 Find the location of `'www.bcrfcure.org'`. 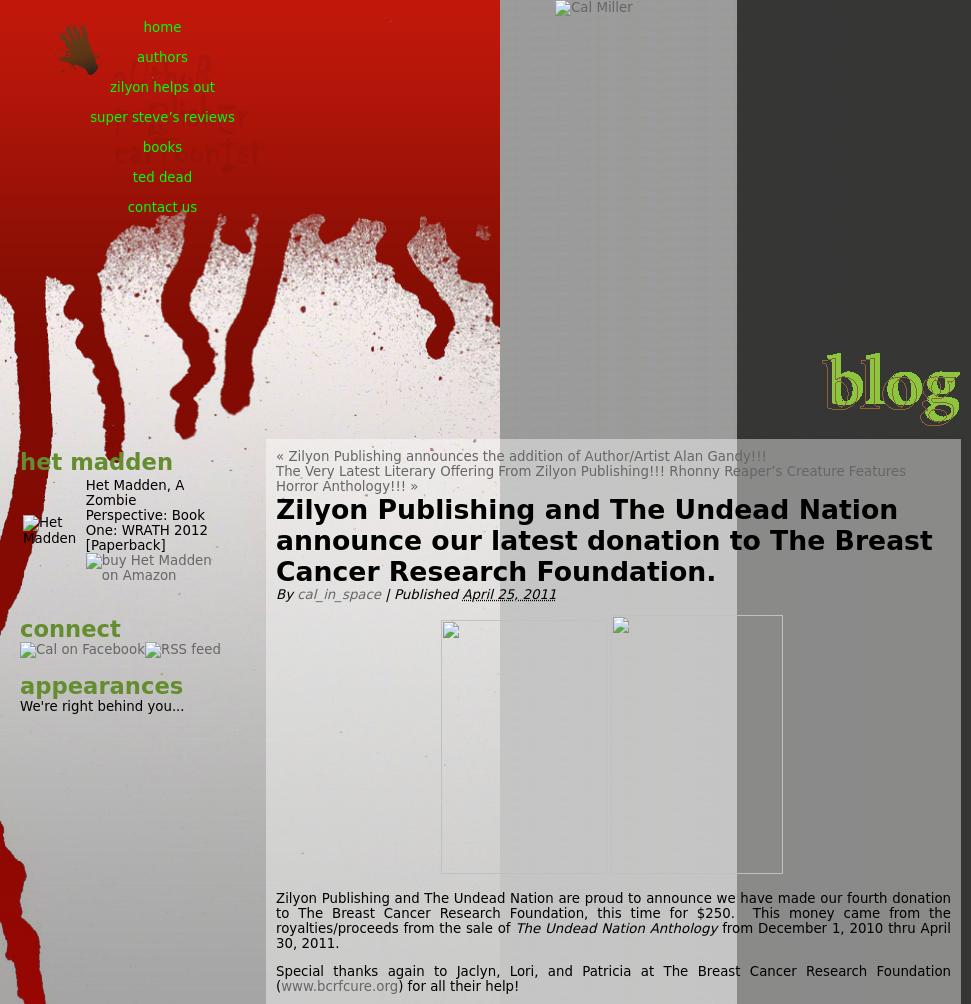

'www.bcrfcure.org' is located at coordinates (339, 984).